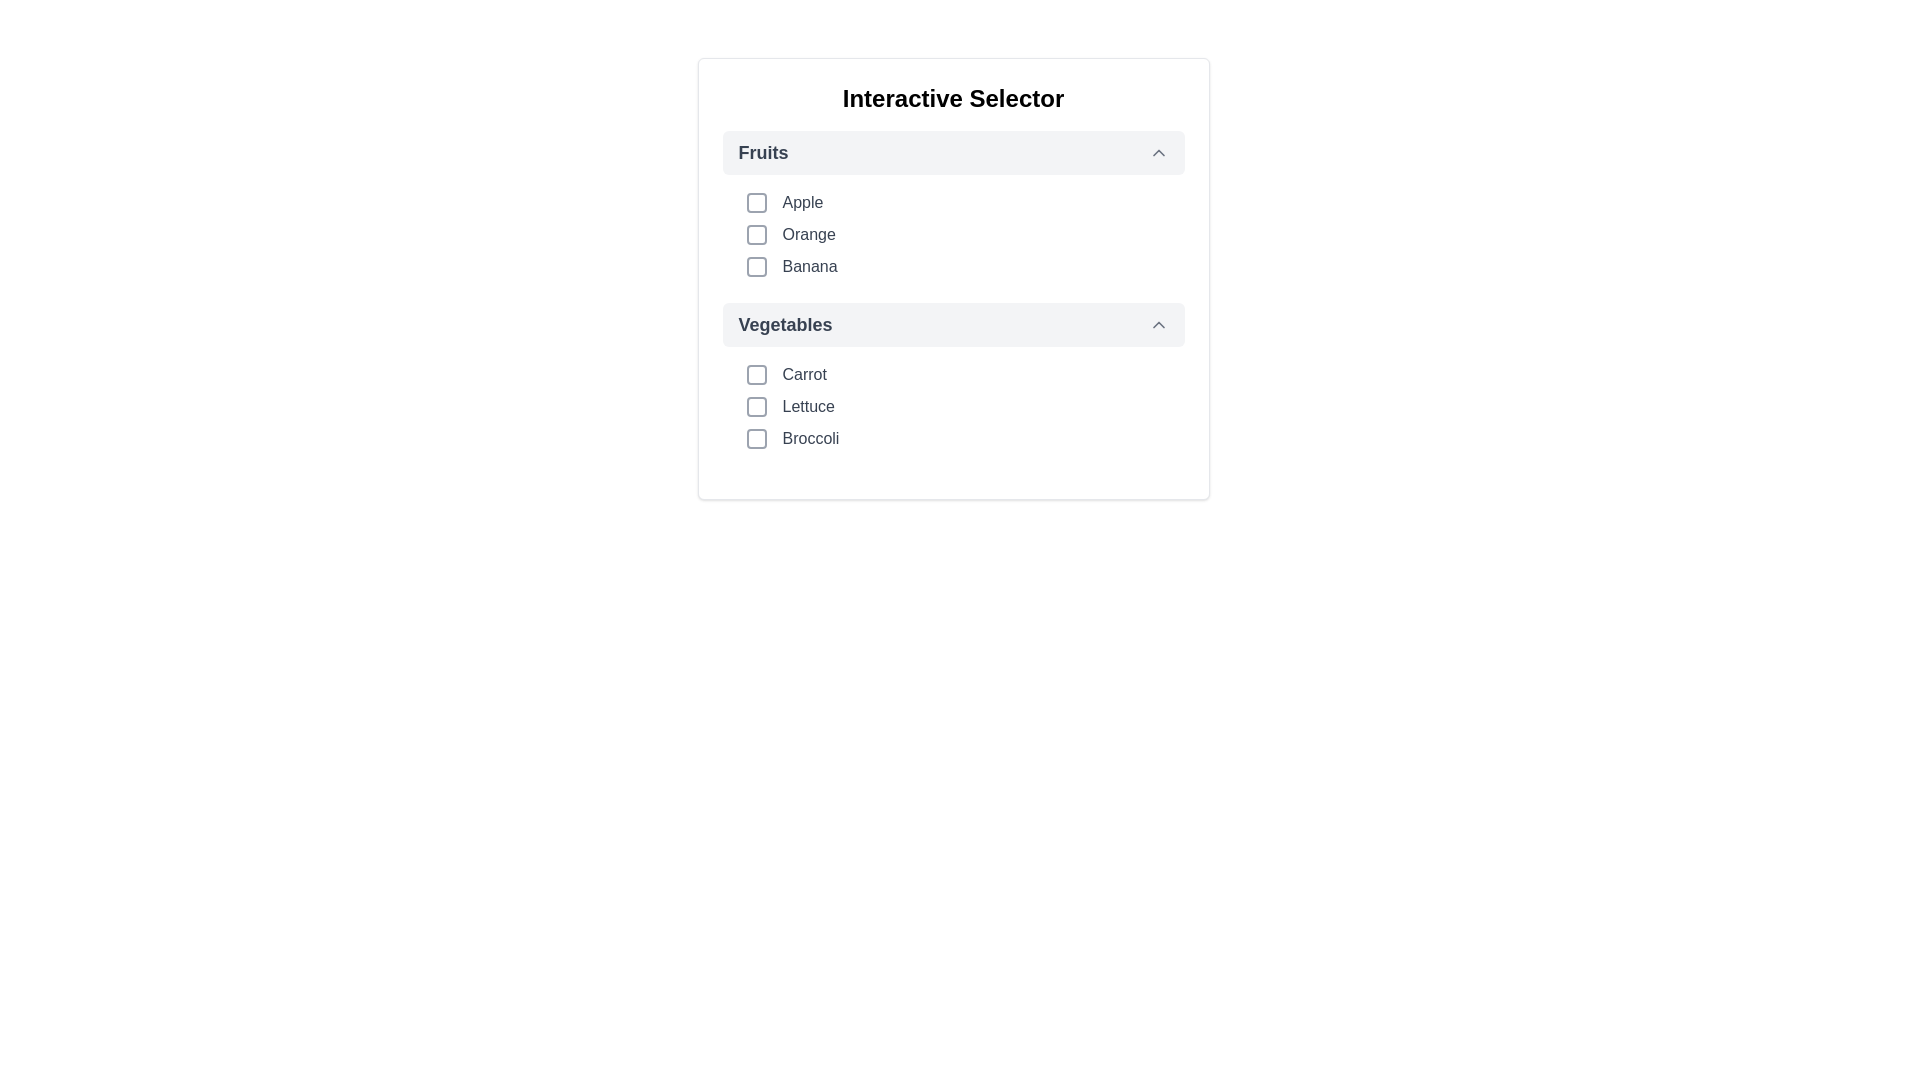 Image resolution: width=1920 pixels, height=1080 pixels. What do you see at coordinates (755, 234) in the screenshot?
I see `the checkbox for 'Orange'` at bounding box center [755, 234].